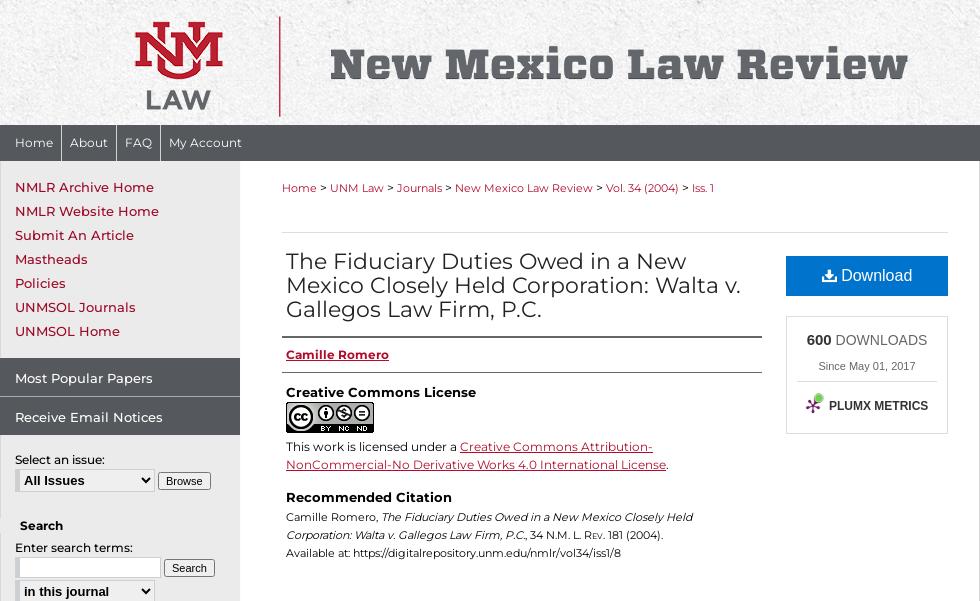 The width and height of the screenshot is (980, 601). What do you see at coordinates (524, 533) in the screenshot?
I see `',
    34'` at bounding box center [524, 533].